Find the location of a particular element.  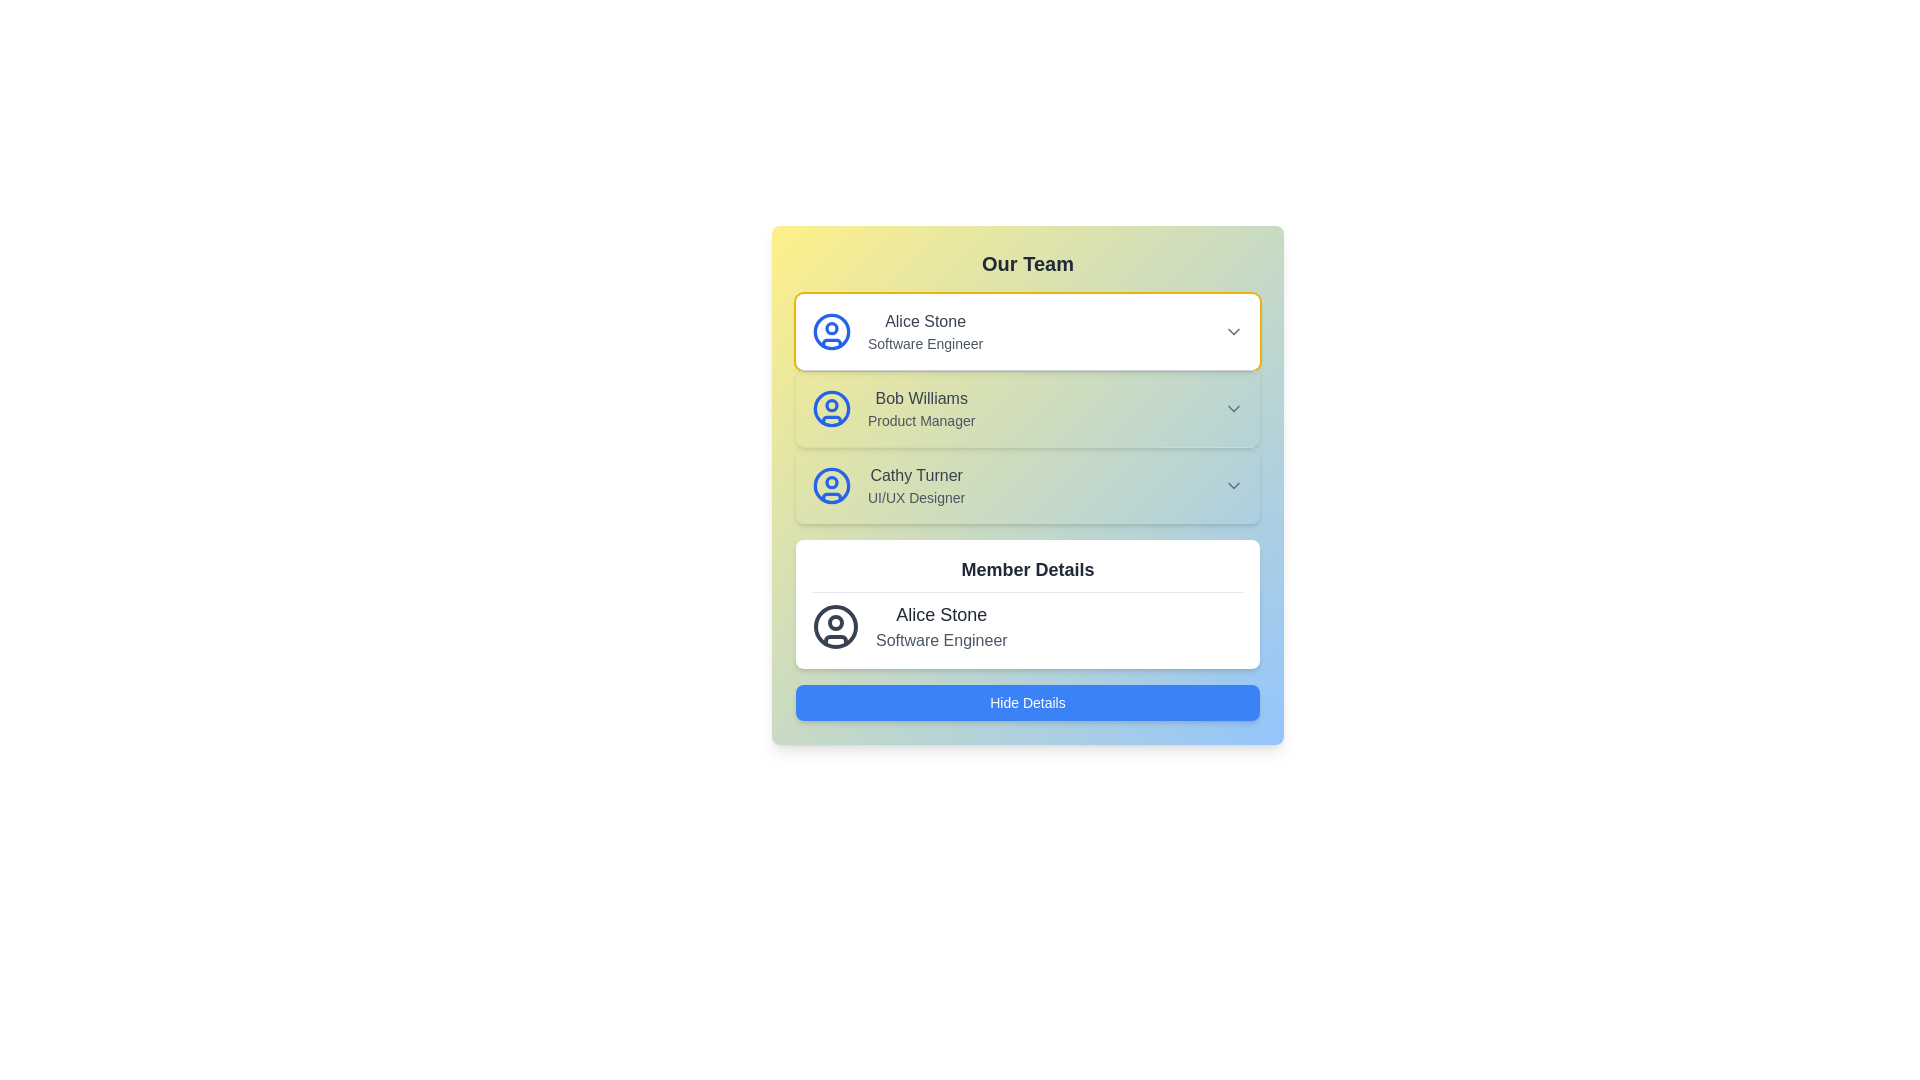

the user icon representing Alice Stone located at the top-left corner of the member details card is located at coordinates (835, 626).